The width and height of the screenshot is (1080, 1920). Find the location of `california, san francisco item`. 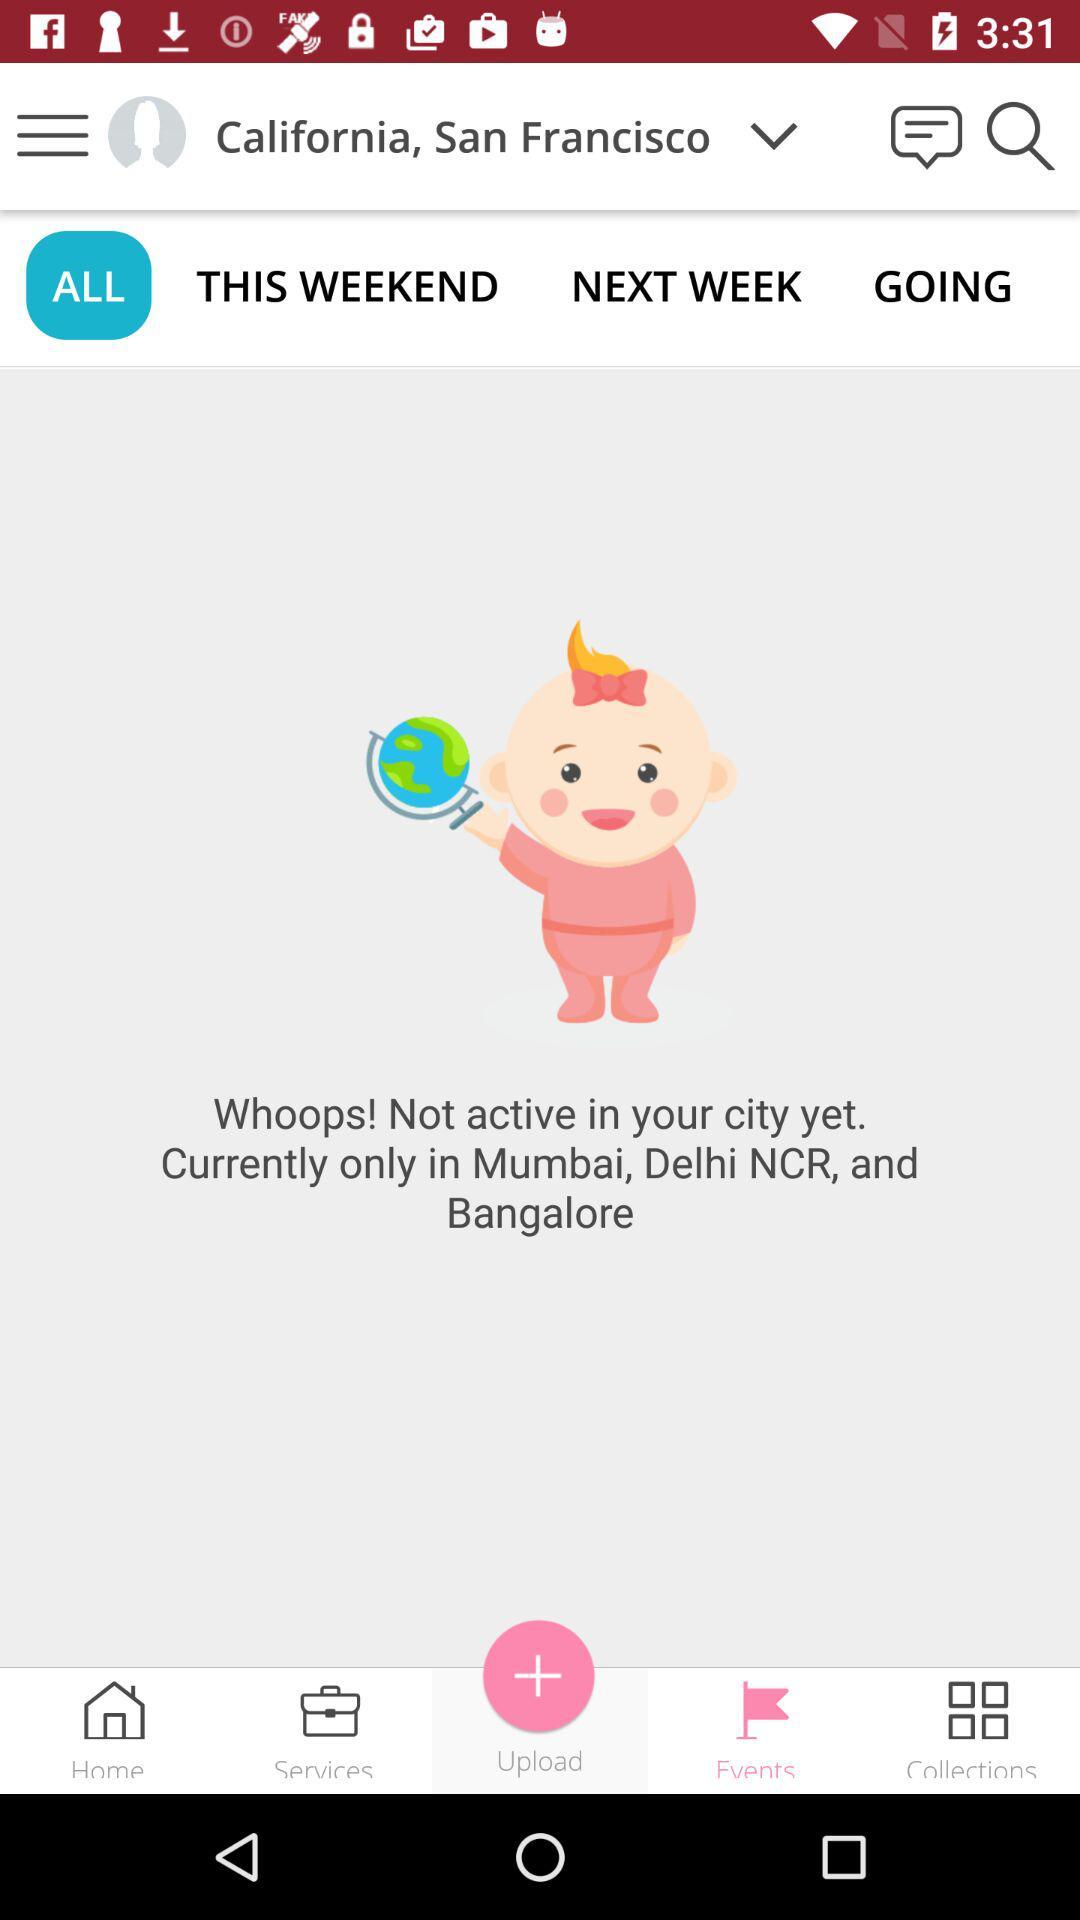

california, san francisco item is located at coordinates (463, 135).